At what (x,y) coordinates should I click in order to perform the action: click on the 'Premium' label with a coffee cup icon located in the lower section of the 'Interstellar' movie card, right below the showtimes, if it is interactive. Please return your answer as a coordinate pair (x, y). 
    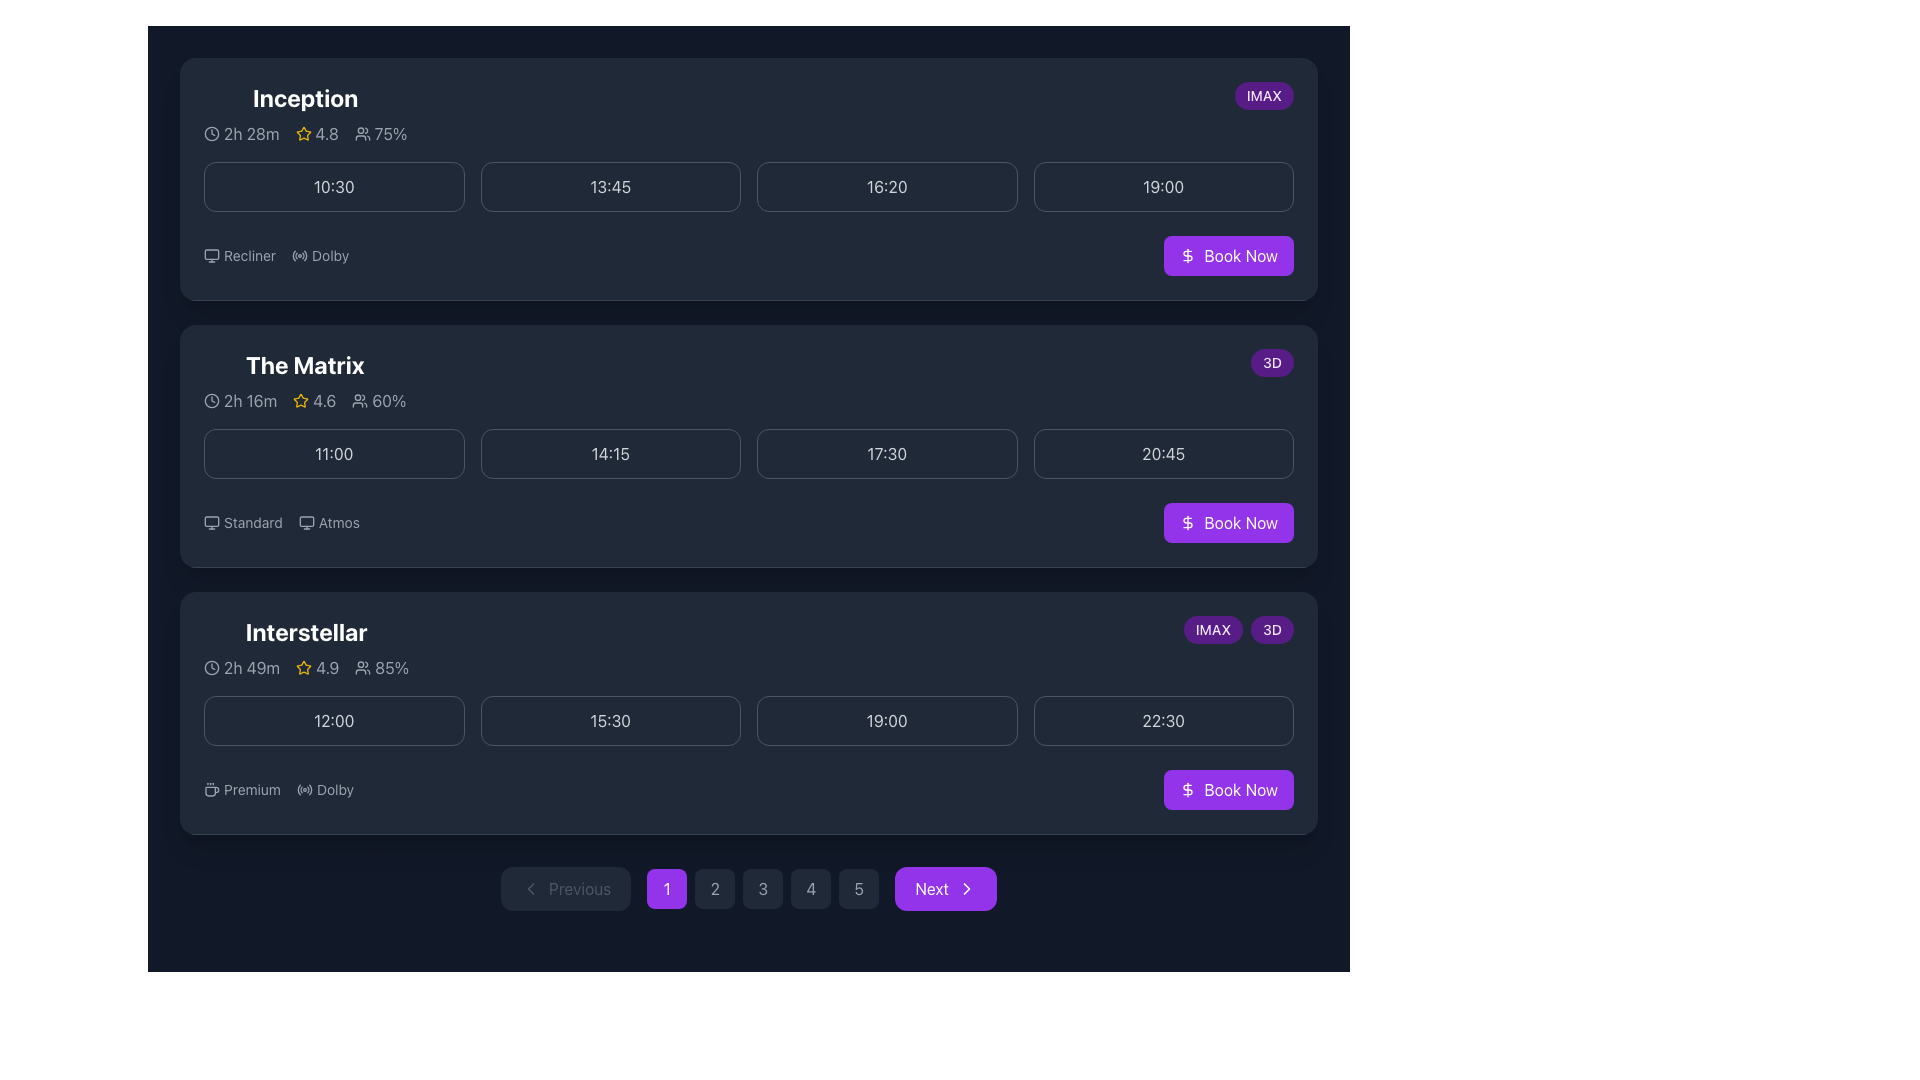
    Looking at the image, I should click on (241, 789).